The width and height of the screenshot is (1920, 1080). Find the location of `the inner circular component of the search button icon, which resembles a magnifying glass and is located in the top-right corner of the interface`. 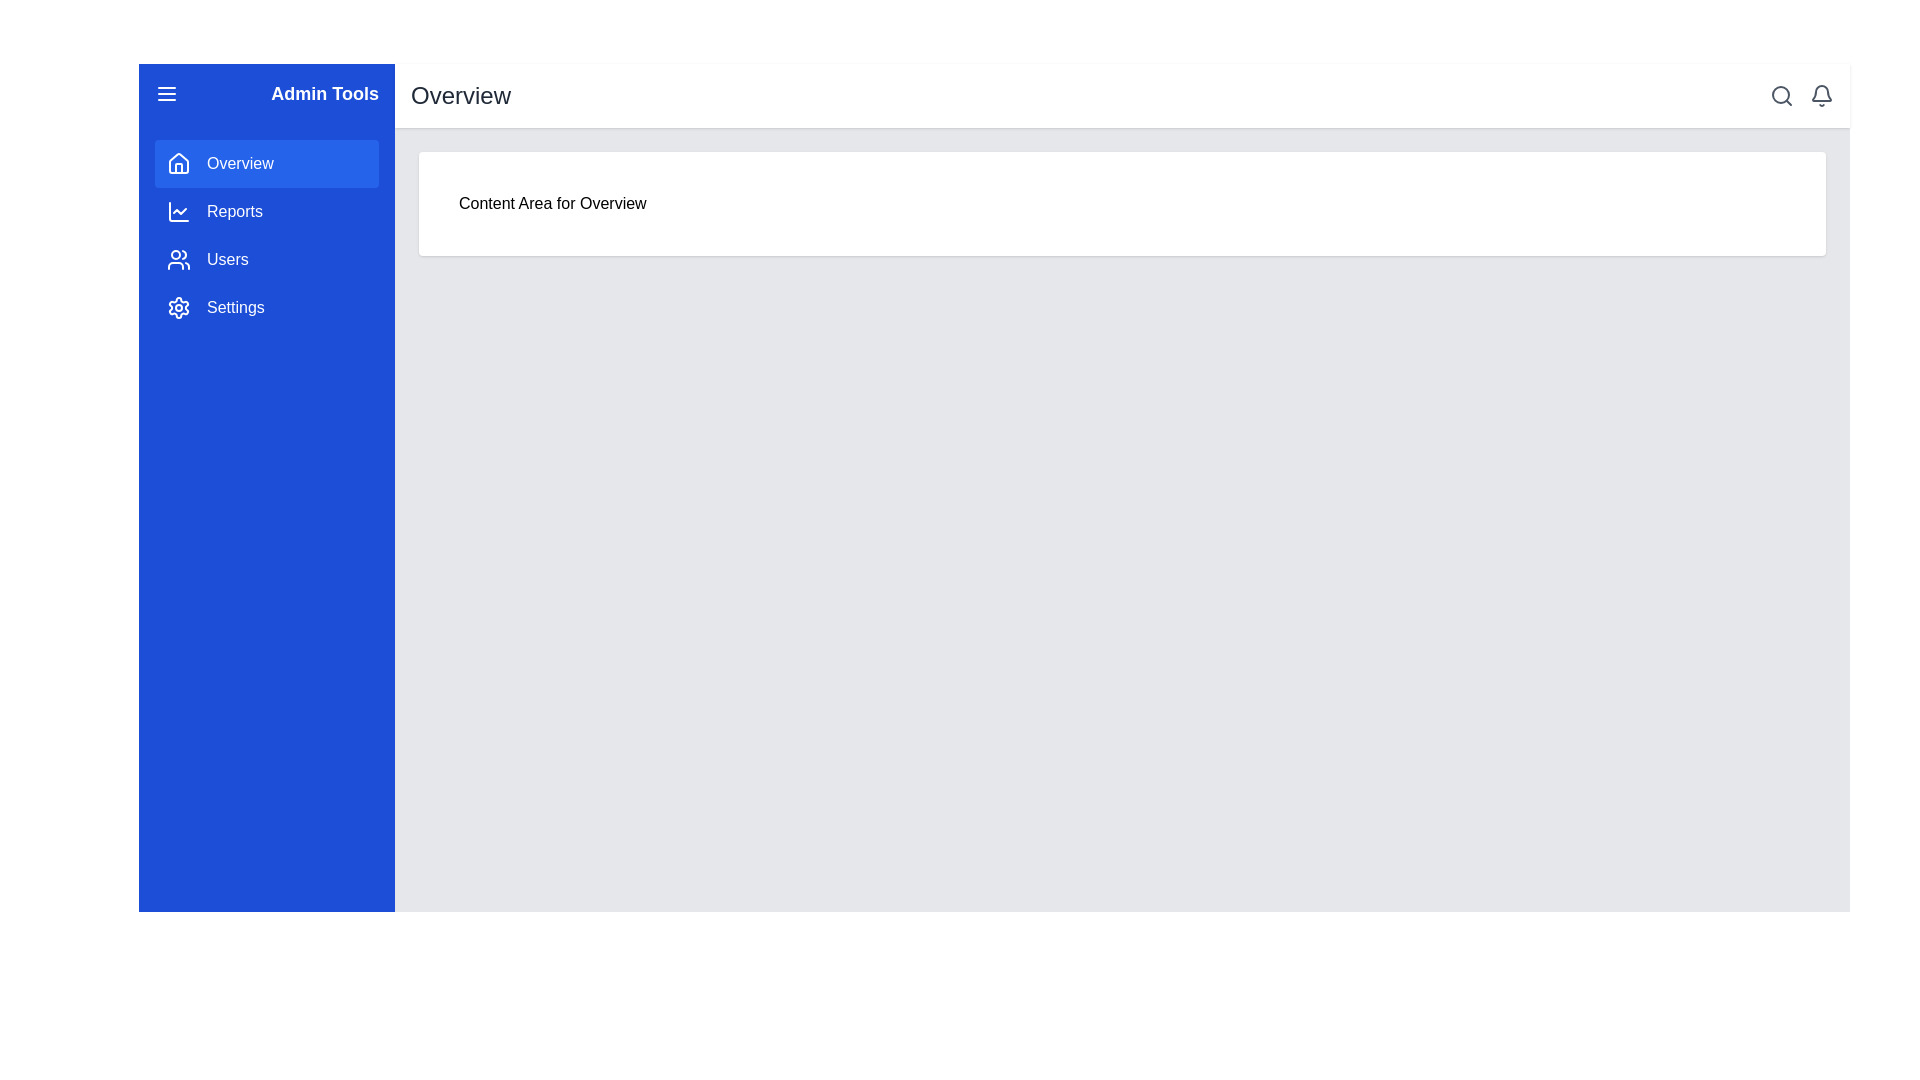

the inner circular component of the search button icon, which resembles a magnifying glass and is located in the top-right corner of the interface is located at coordinates (1780, 95).